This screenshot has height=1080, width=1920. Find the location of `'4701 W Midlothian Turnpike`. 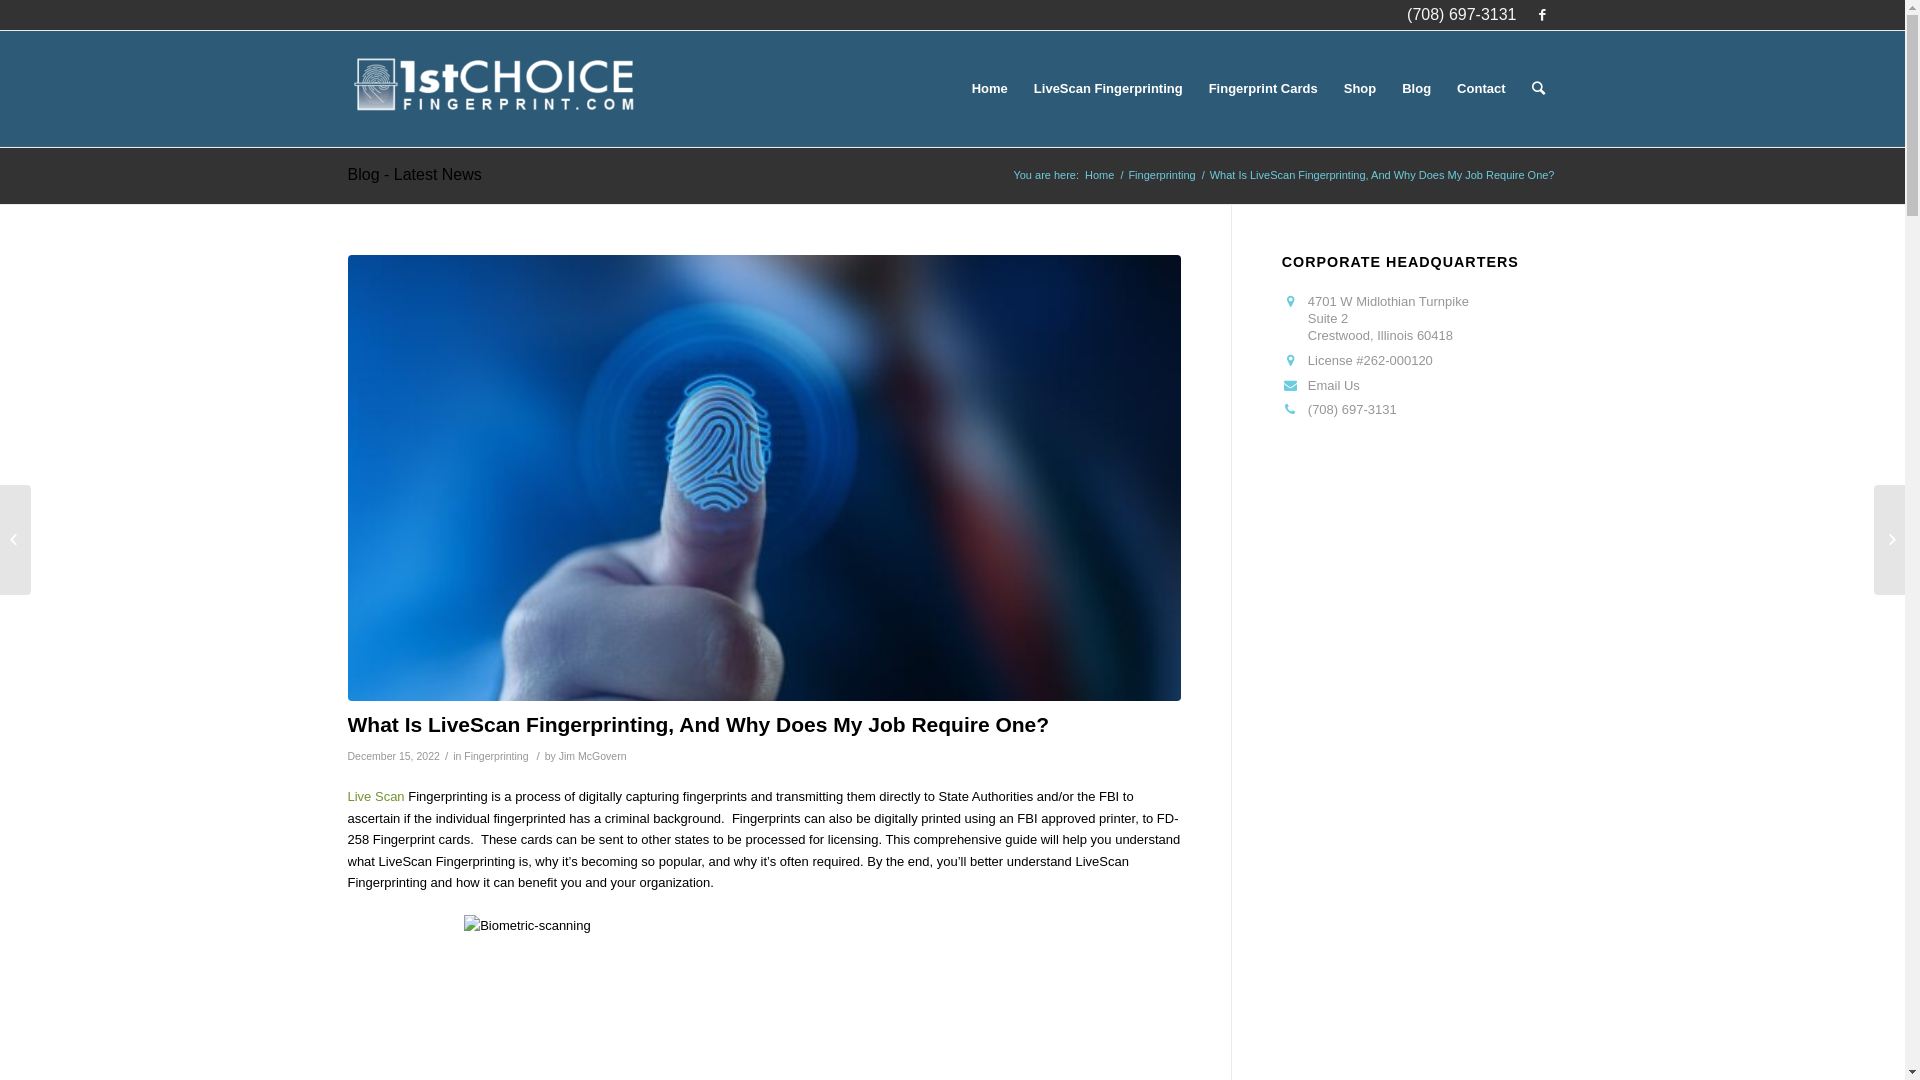

'4701 W Midlothian Turnpike is located at coordinates (1387, 317).